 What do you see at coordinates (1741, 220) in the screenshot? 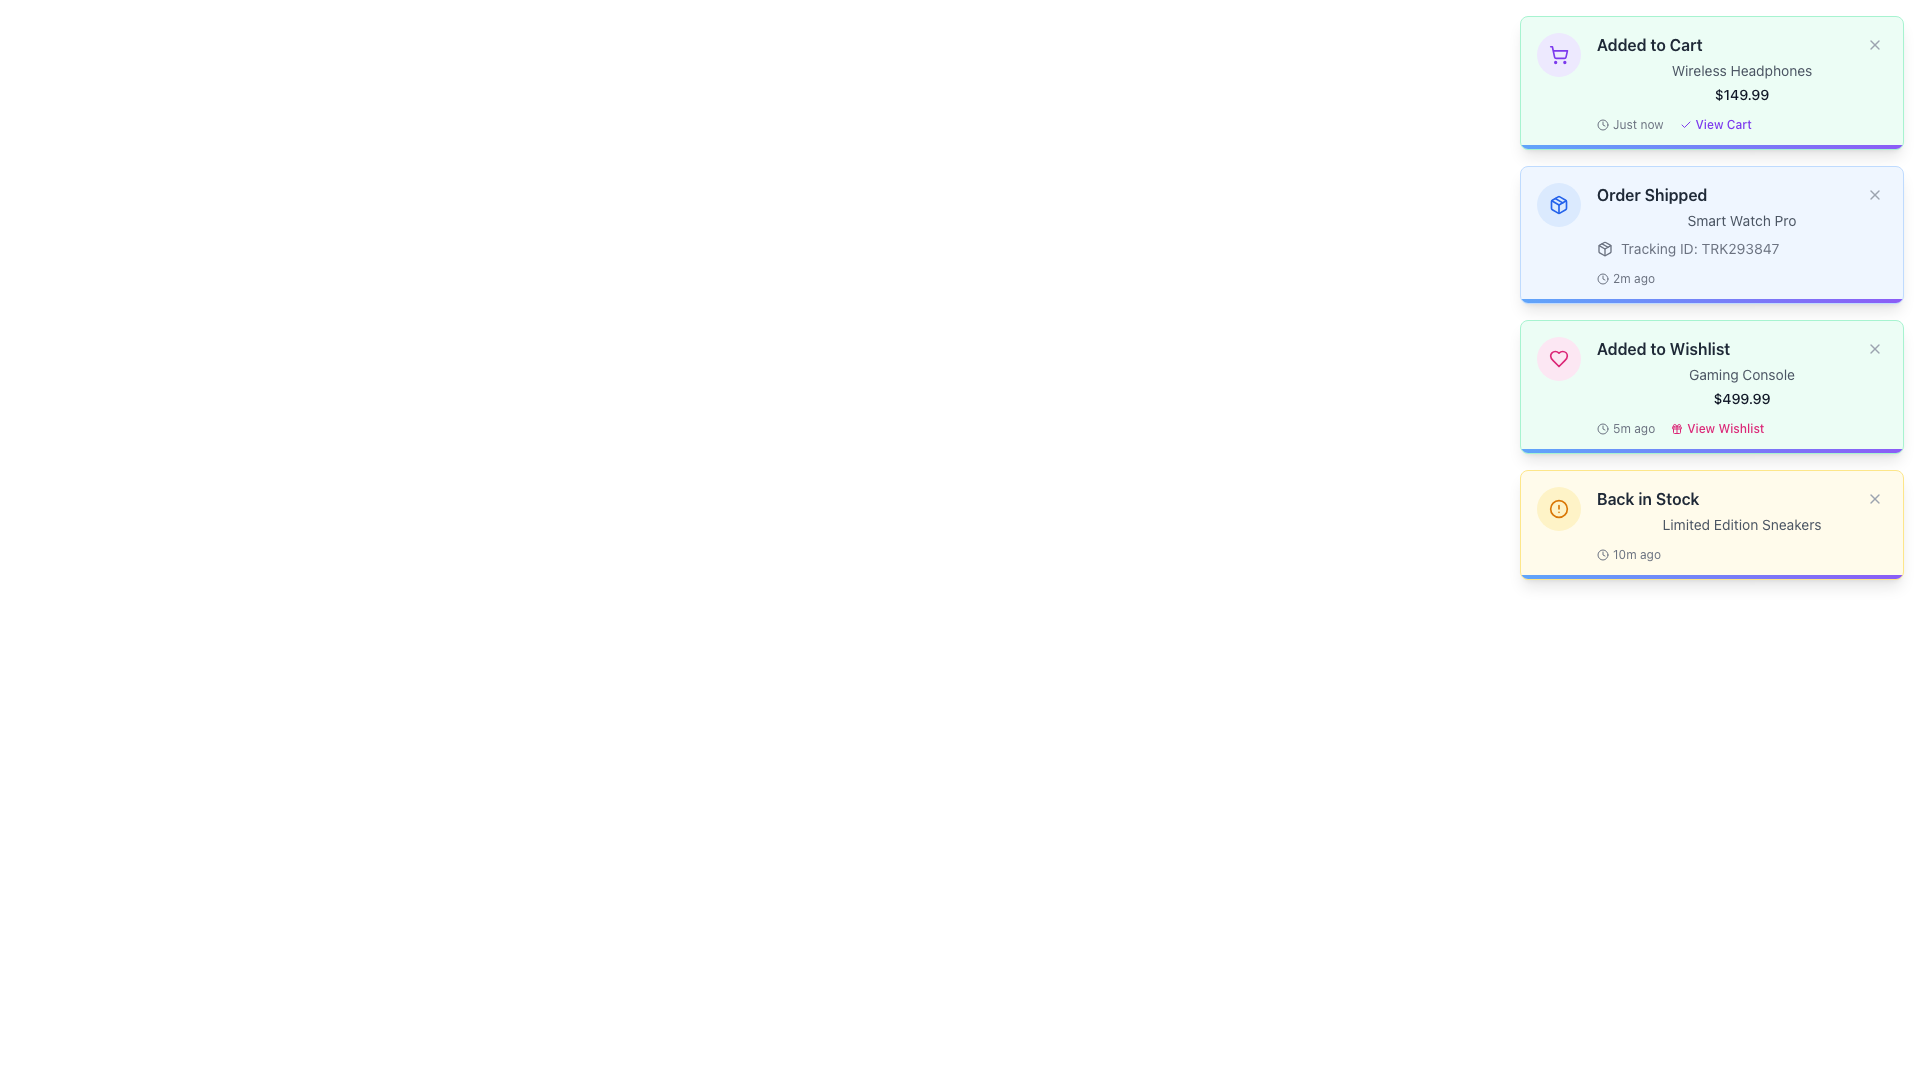
I see `the text label in the second notification card that describes the product related to the 'Order Shipped' status update, located below the title 'Order Shipped' and above the 'Tracking ID: TRK293847'` at bounding box center [1741, 220].